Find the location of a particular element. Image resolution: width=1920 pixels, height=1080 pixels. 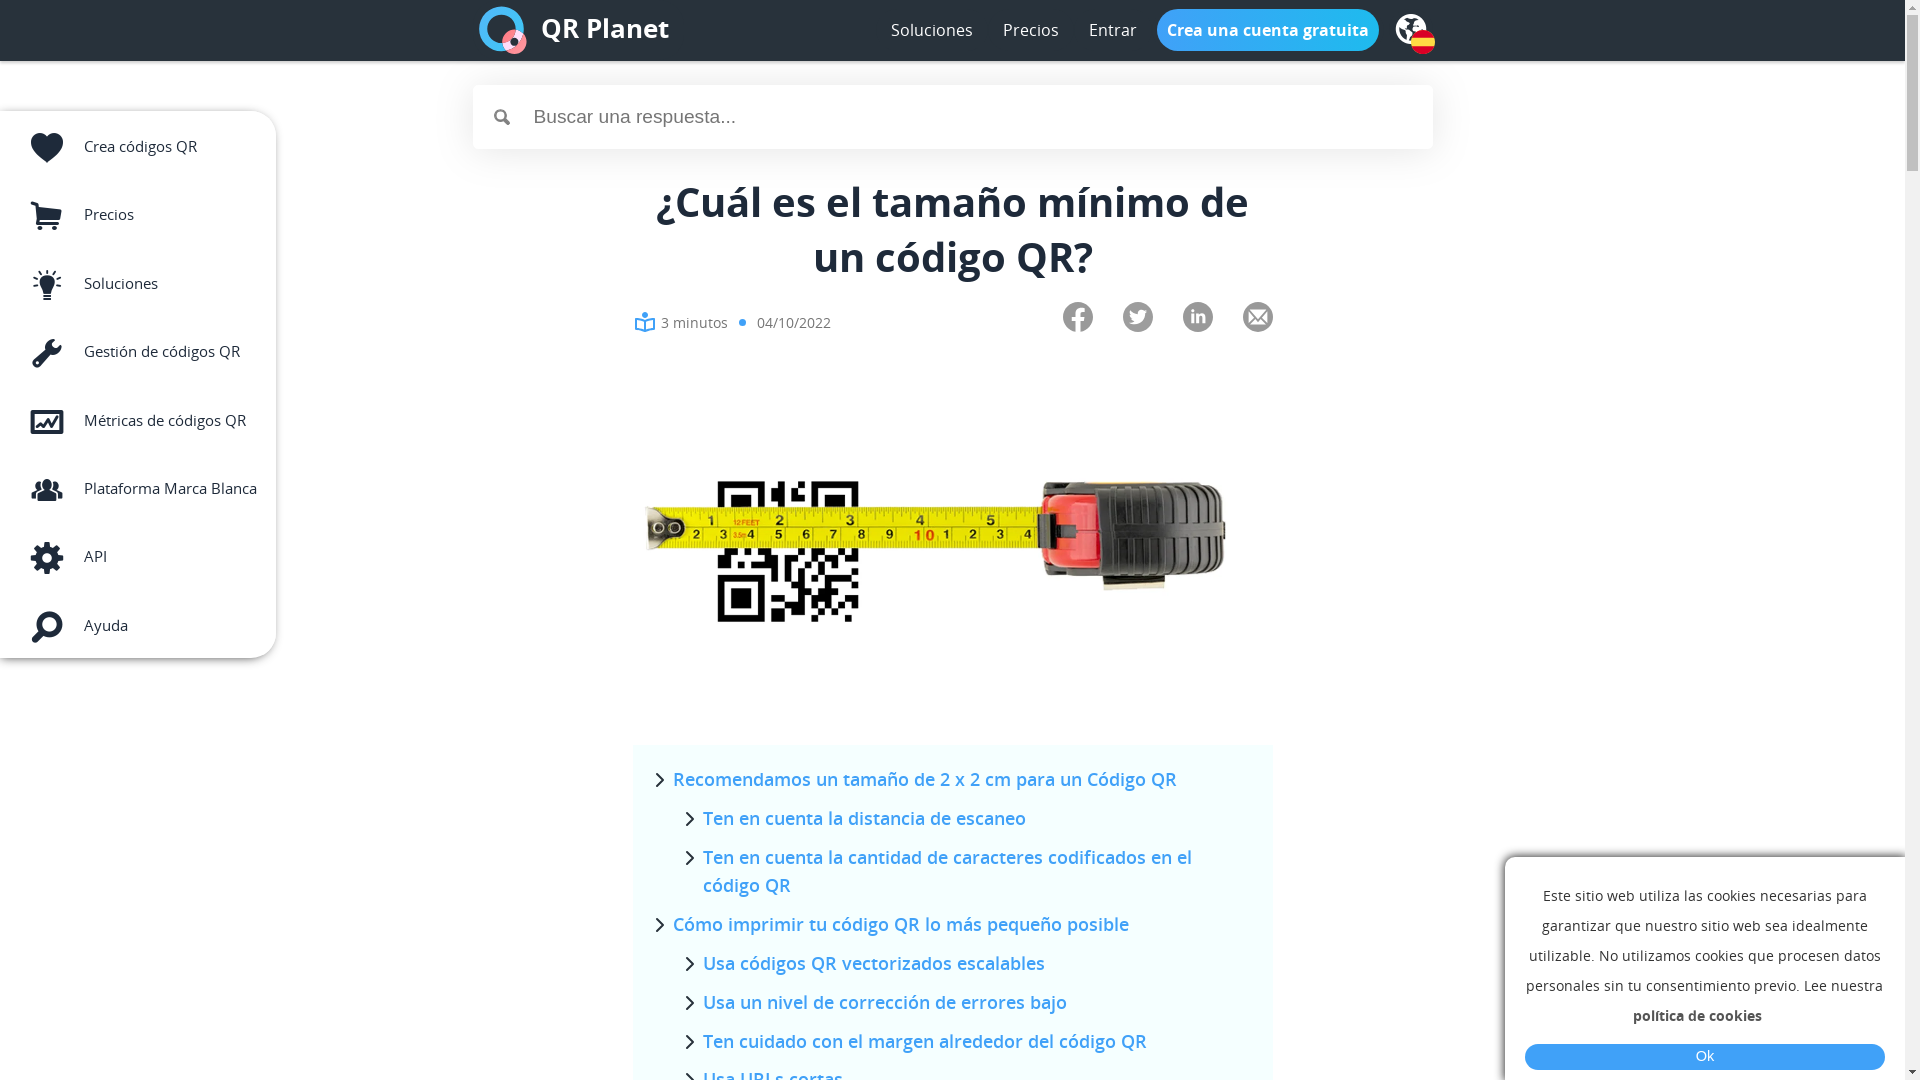

'Entrar' is located at coordinates (1077, 30).